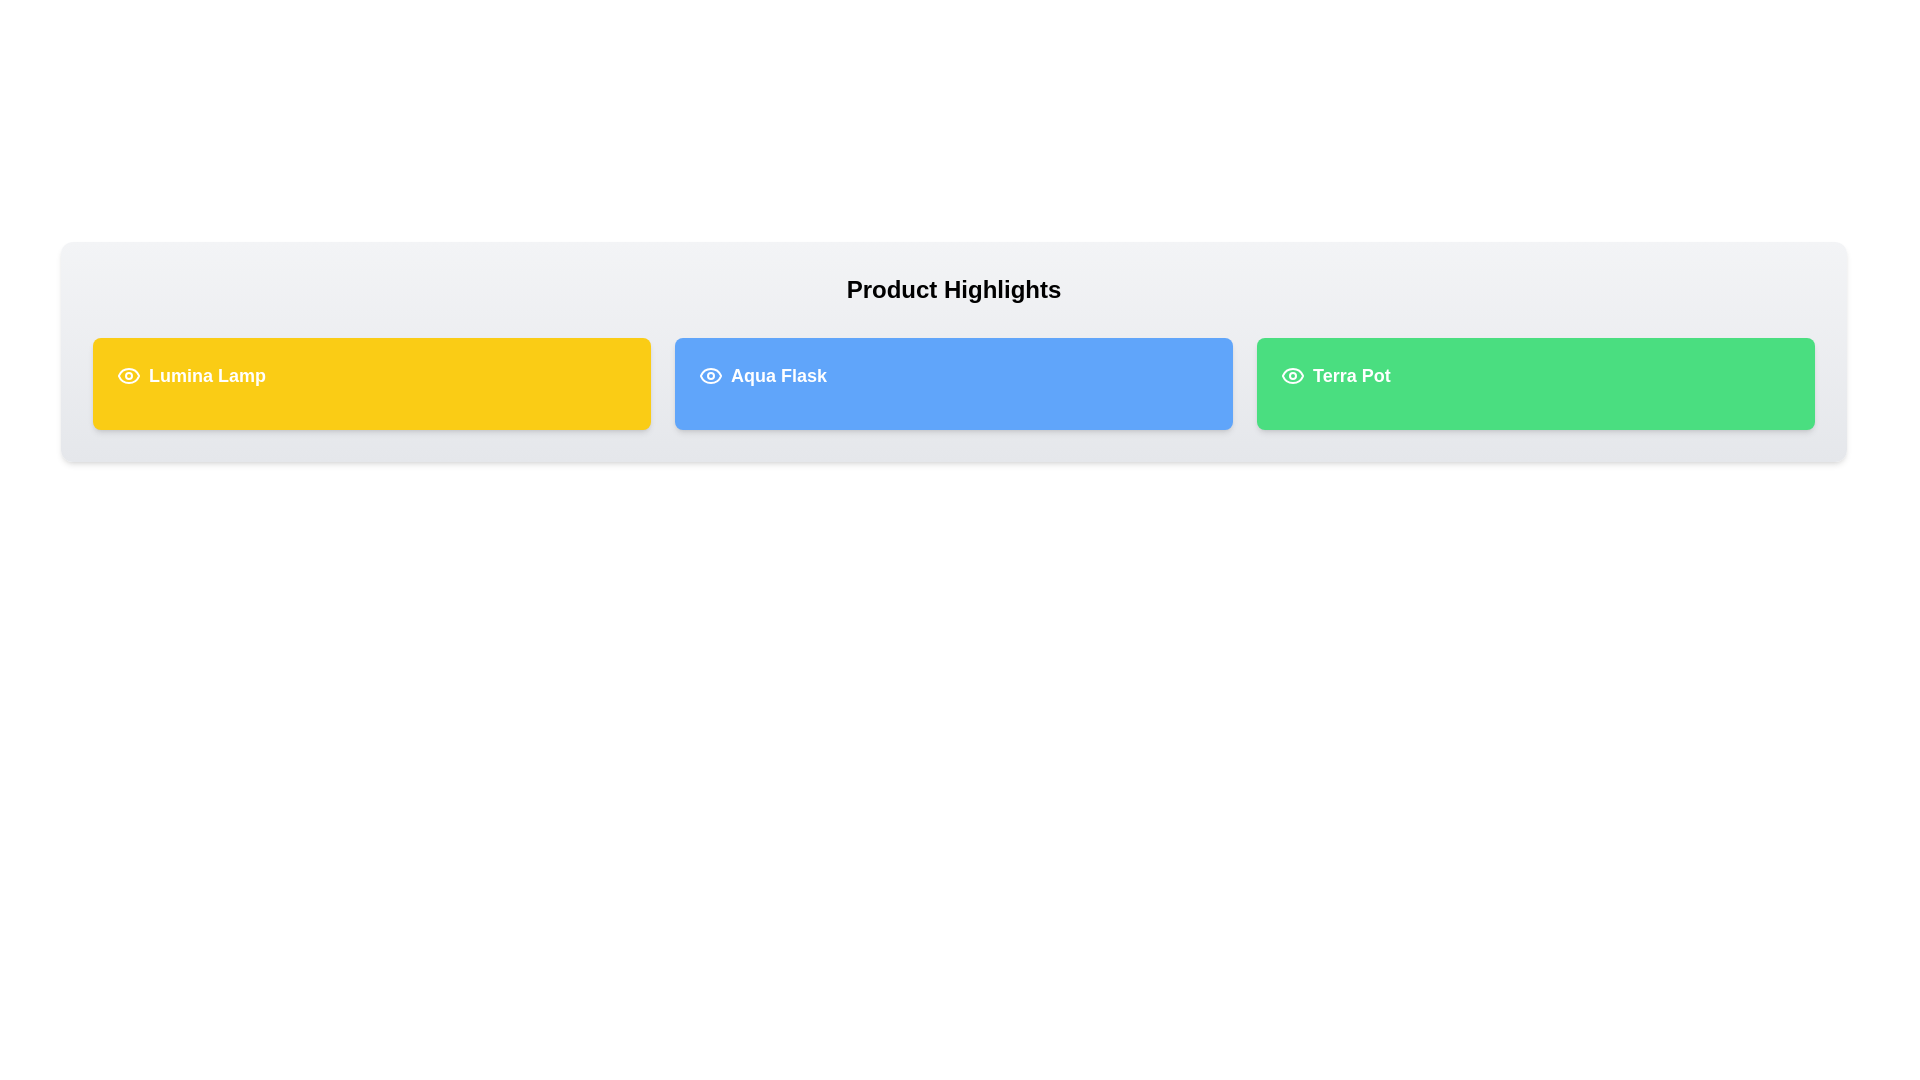 This screenshot has width=1920, height=1080. Describe the element at coordinates (1351, 375) in the screenshot. I see `the text label representing the title of a product, positioned in the third column next to 'Aqua Flask' and beneath 'Product Highlights'` at that location.